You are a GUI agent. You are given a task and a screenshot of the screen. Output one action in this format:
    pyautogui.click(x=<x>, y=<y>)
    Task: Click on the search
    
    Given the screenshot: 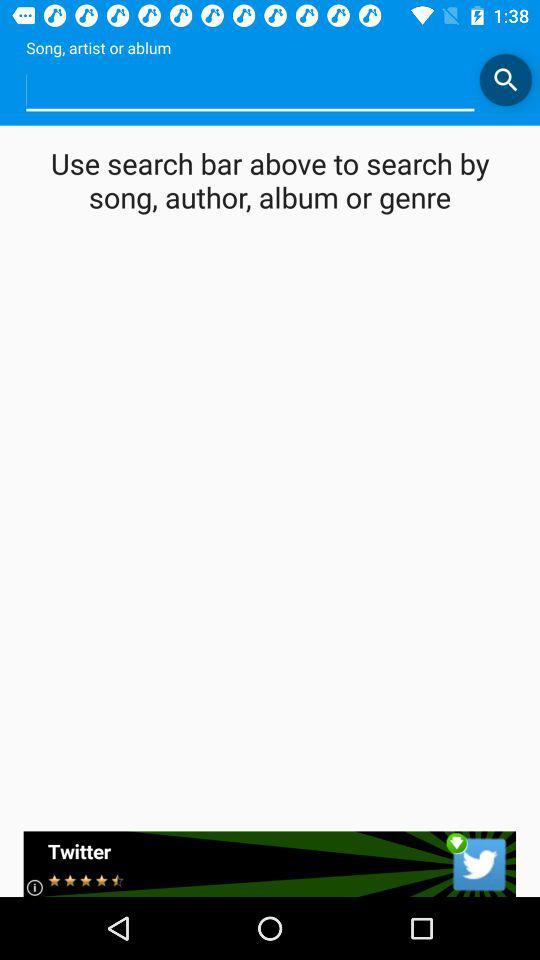 What is the action you would take?
    pyautogui.click(x=504, y=79)
    